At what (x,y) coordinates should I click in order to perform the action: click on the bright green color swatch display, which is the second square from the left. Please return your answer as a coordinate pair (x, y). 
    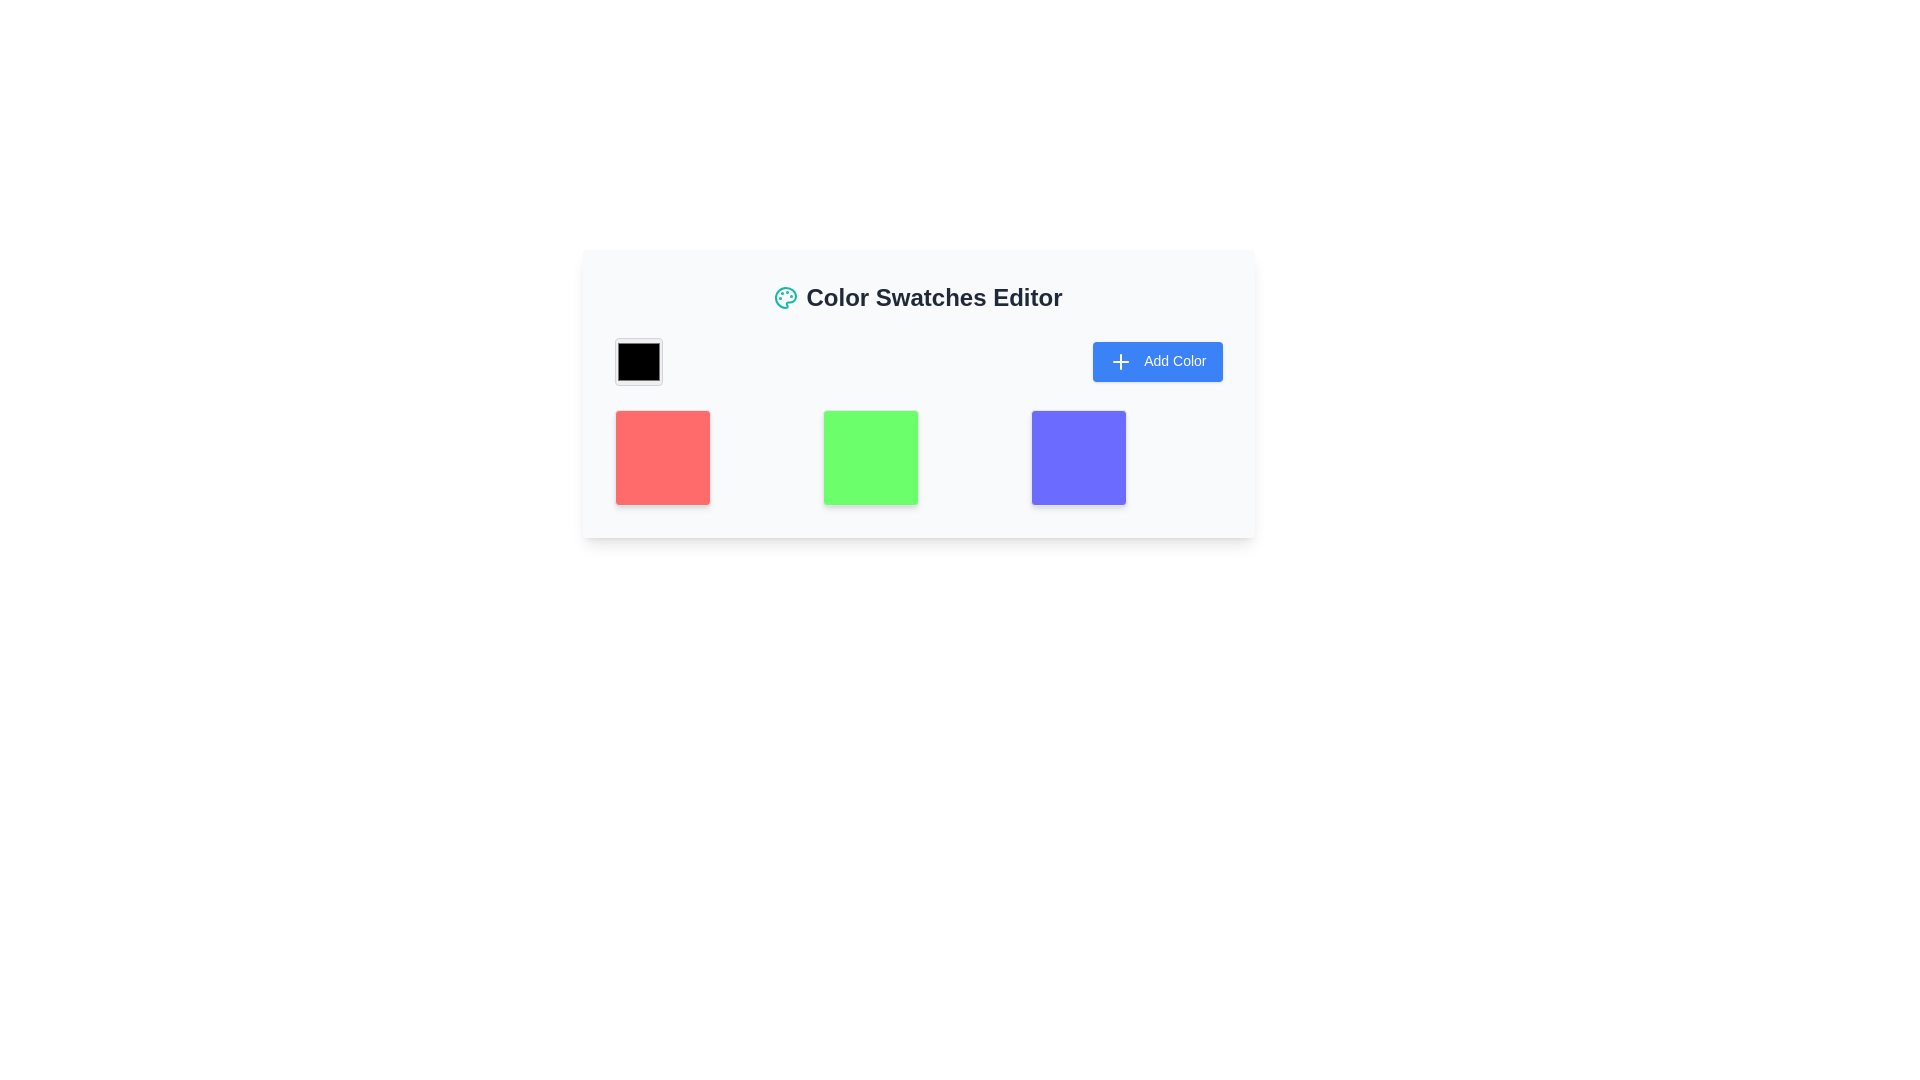
    Looking at the image, I should click on (917, 458).